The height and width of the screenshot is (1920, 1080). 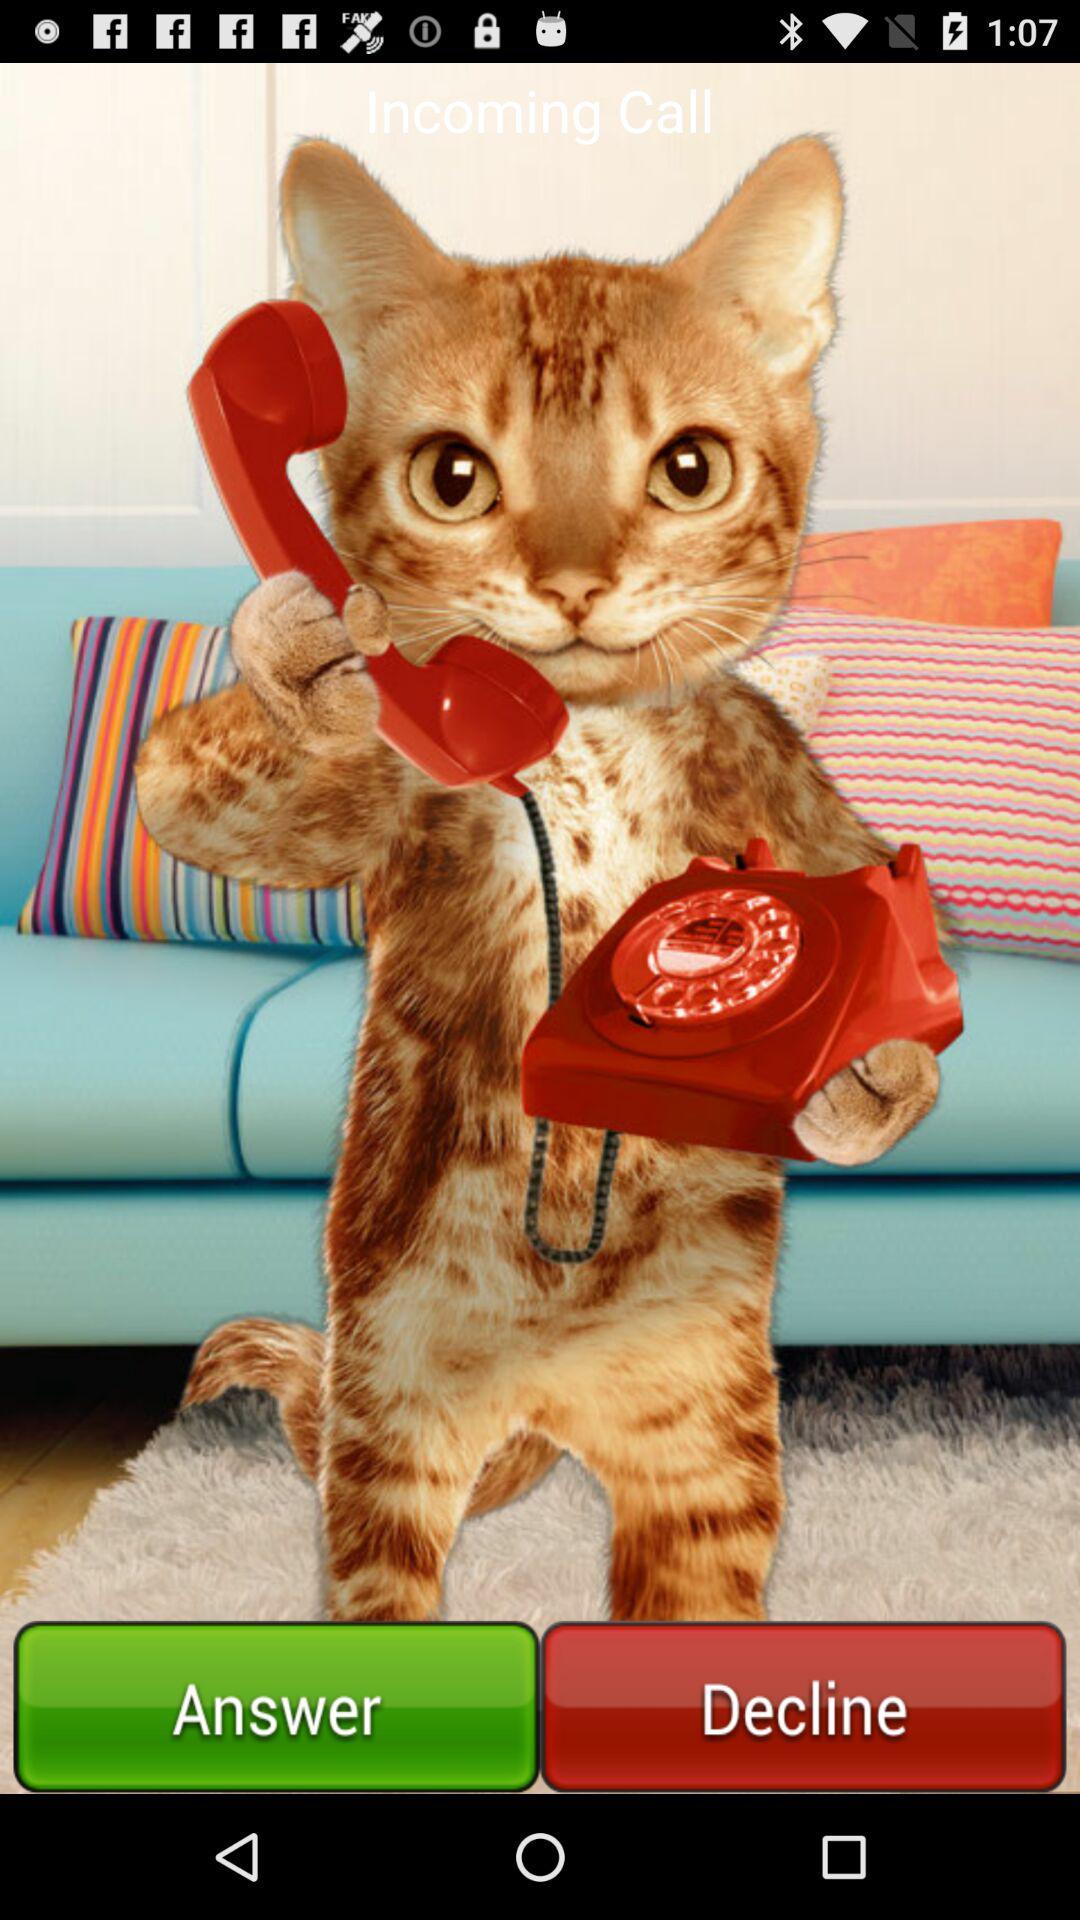 What do you see at coordinates (276, 1706) in the screenshot?
I see `answer the phone` at bounding box center [276, 1706].